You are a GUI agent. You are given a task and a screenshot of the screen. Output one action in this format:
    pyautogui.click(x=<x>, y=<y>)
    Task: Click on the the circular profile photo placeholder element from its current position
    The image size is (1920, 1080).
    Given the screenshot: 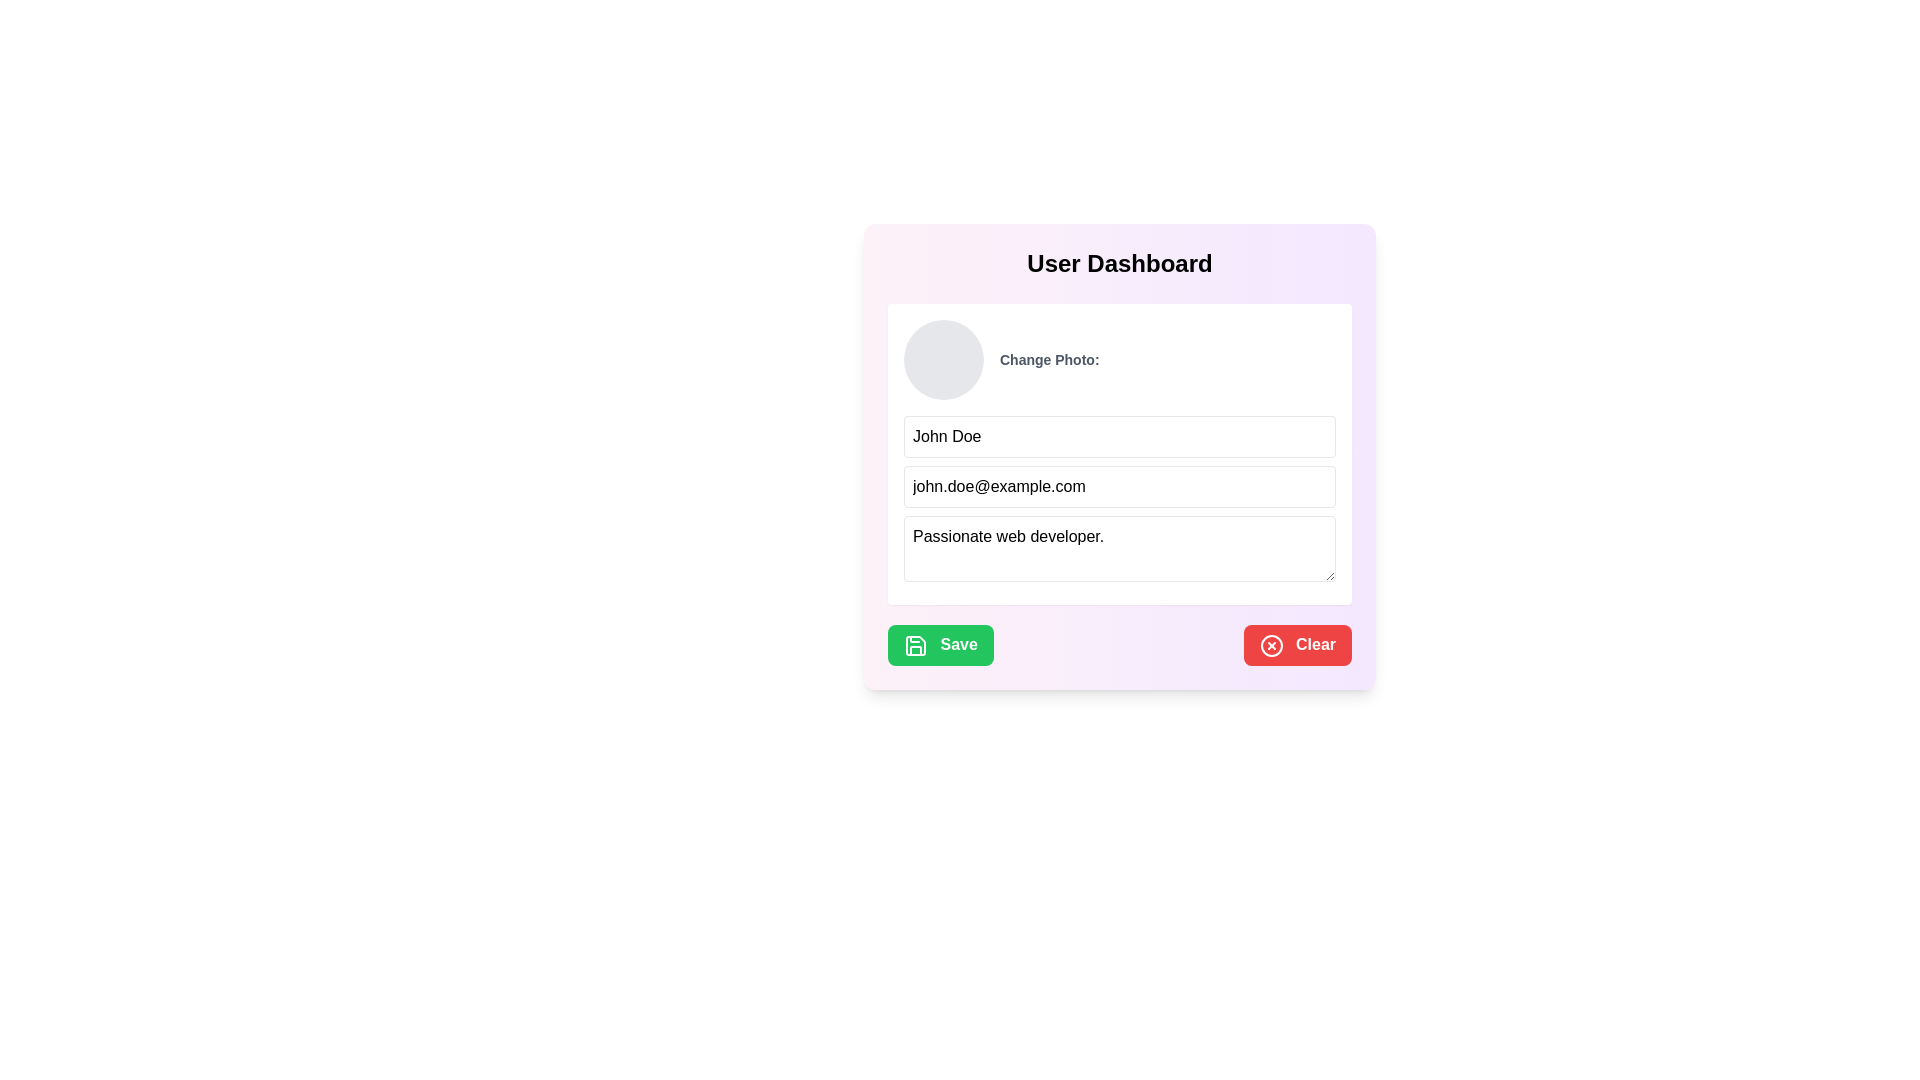 What is the action you would take?
    pyautogui.click(x=943, y=358)
    